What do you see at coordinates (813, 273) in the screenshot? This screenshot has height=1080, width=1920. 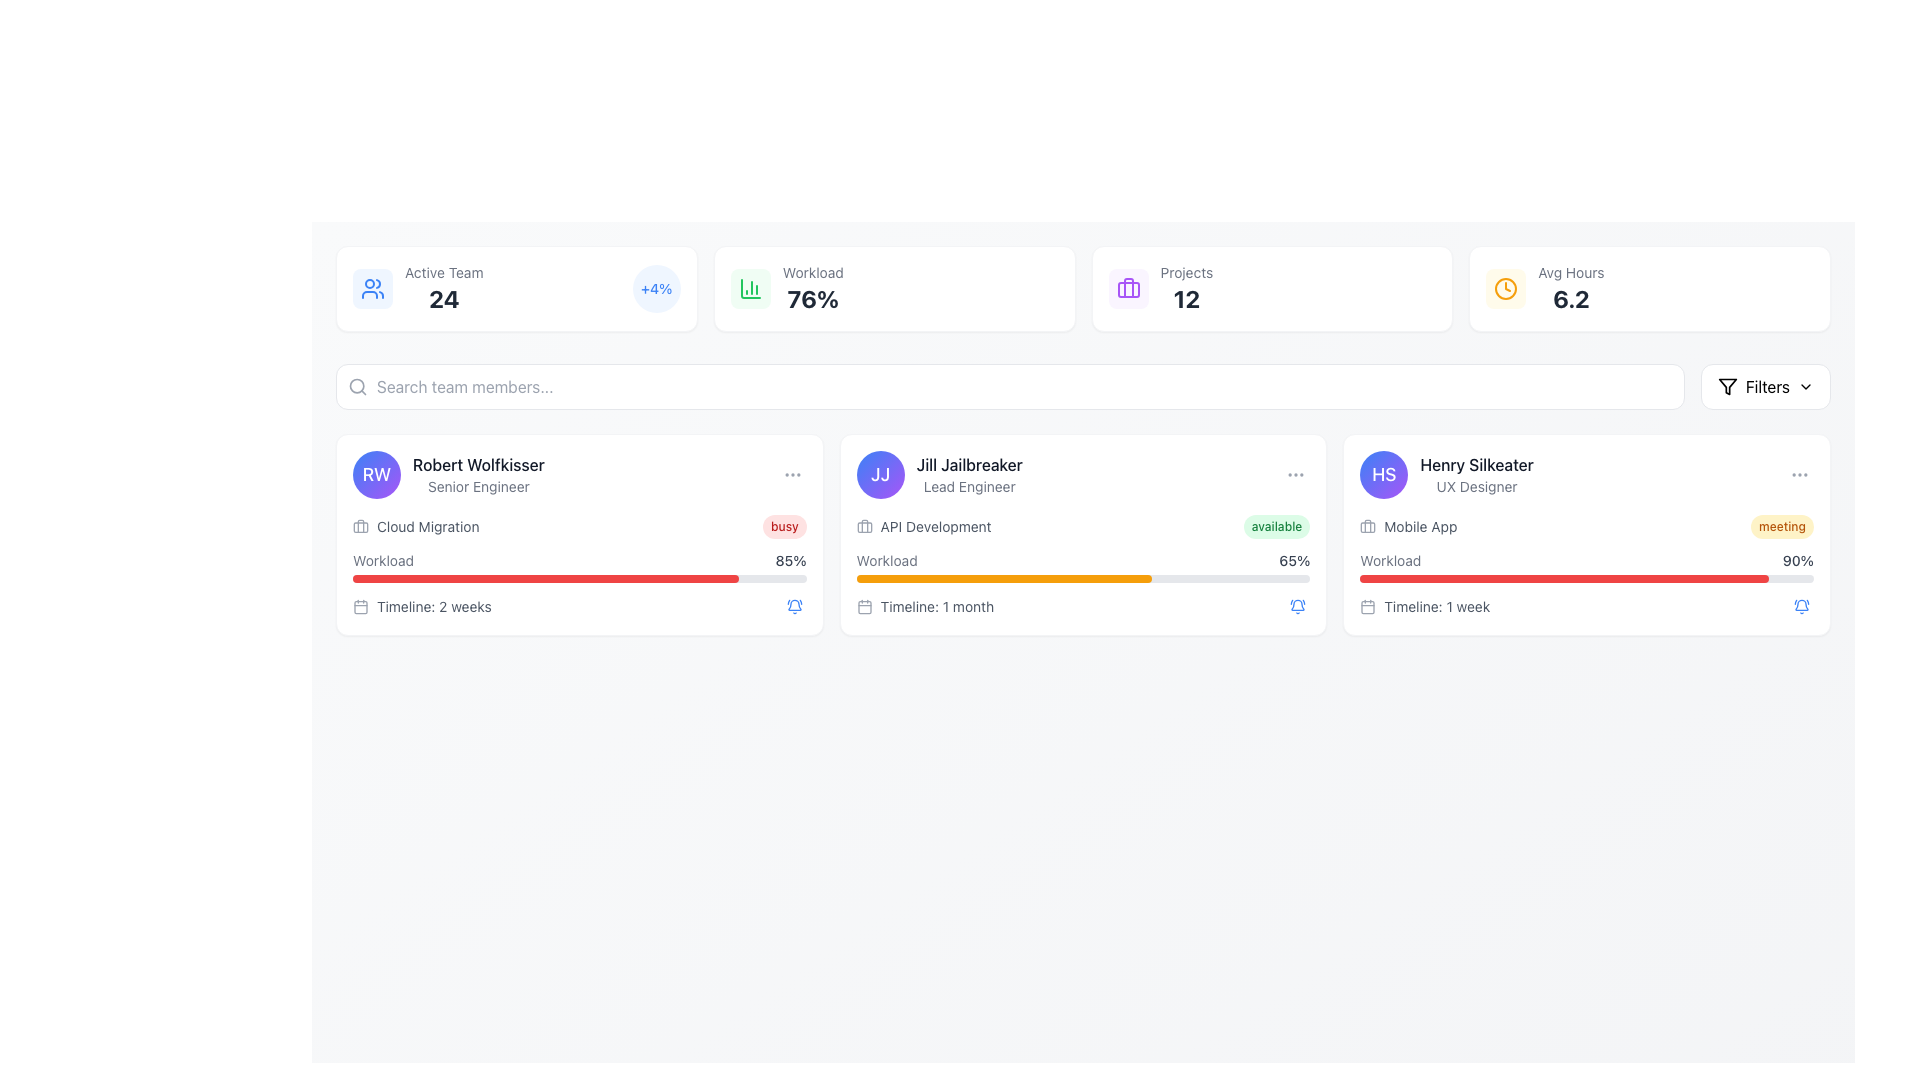 I see `the static text label displaying 'Workload' in a small, gray font, which is positioned above the percentage value '76%'` at bounding box center [813, 273].